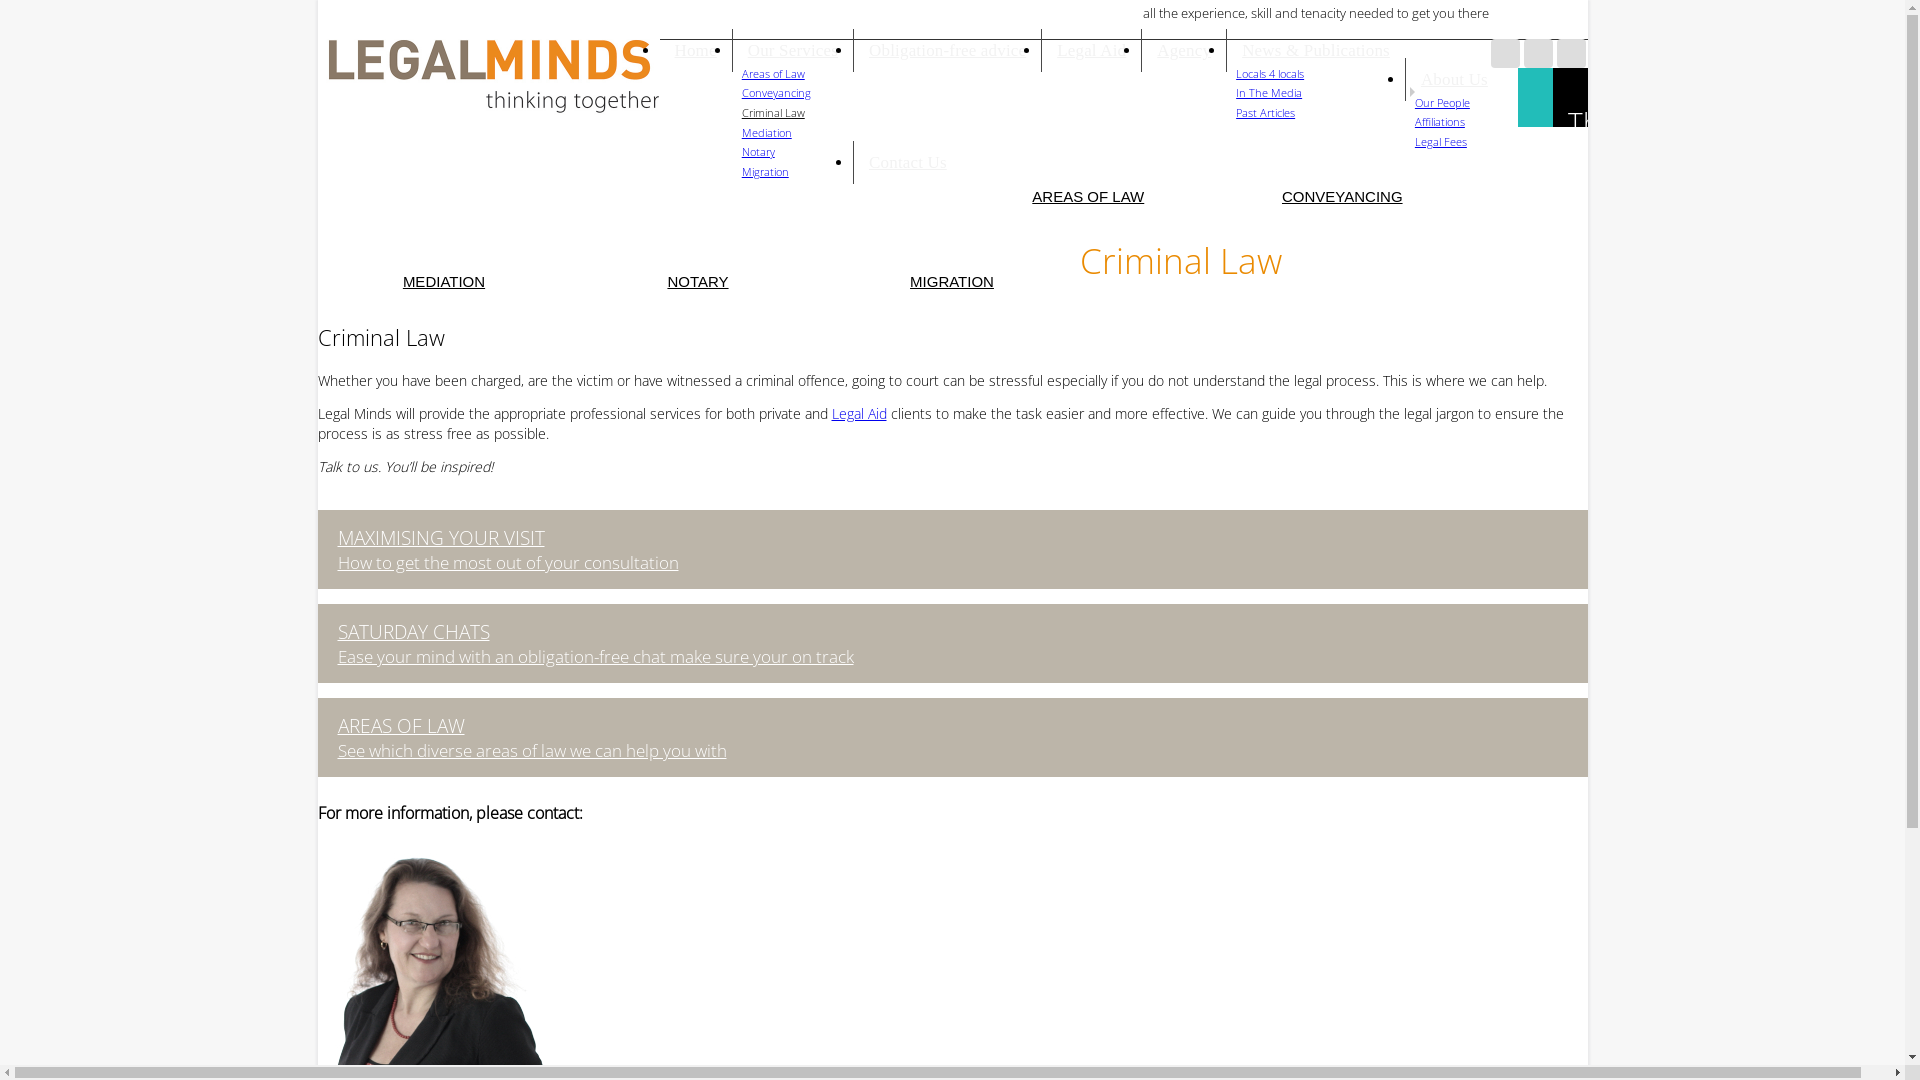 This screenshot has width=1920, height=1080. Describe the element at coordinates (1315, 49) in the screenshot. I see `'News & Publications'` at that location.